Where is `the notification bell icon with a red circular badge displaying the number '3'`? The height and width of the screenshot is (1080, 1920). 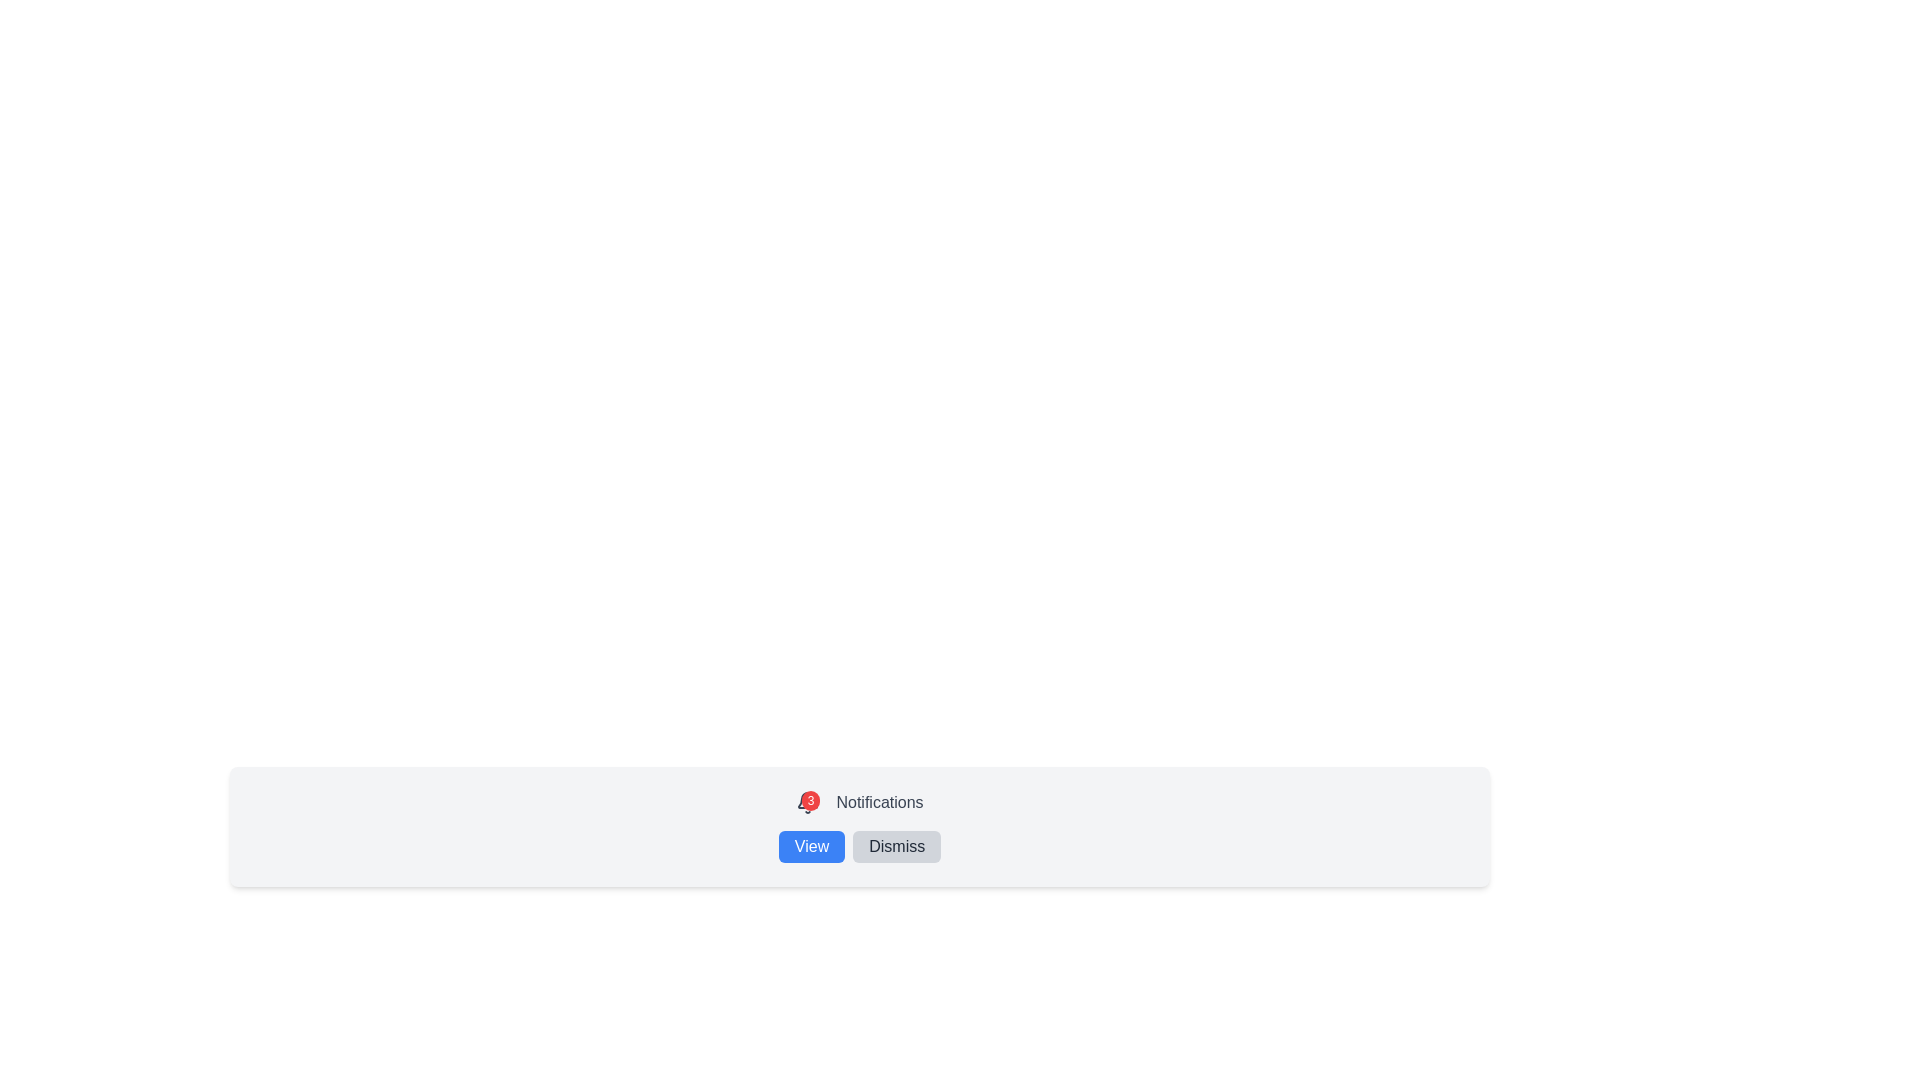 the notification bell icon with a red circular badge displaying the number '3' is located at coordinates (808, 801).